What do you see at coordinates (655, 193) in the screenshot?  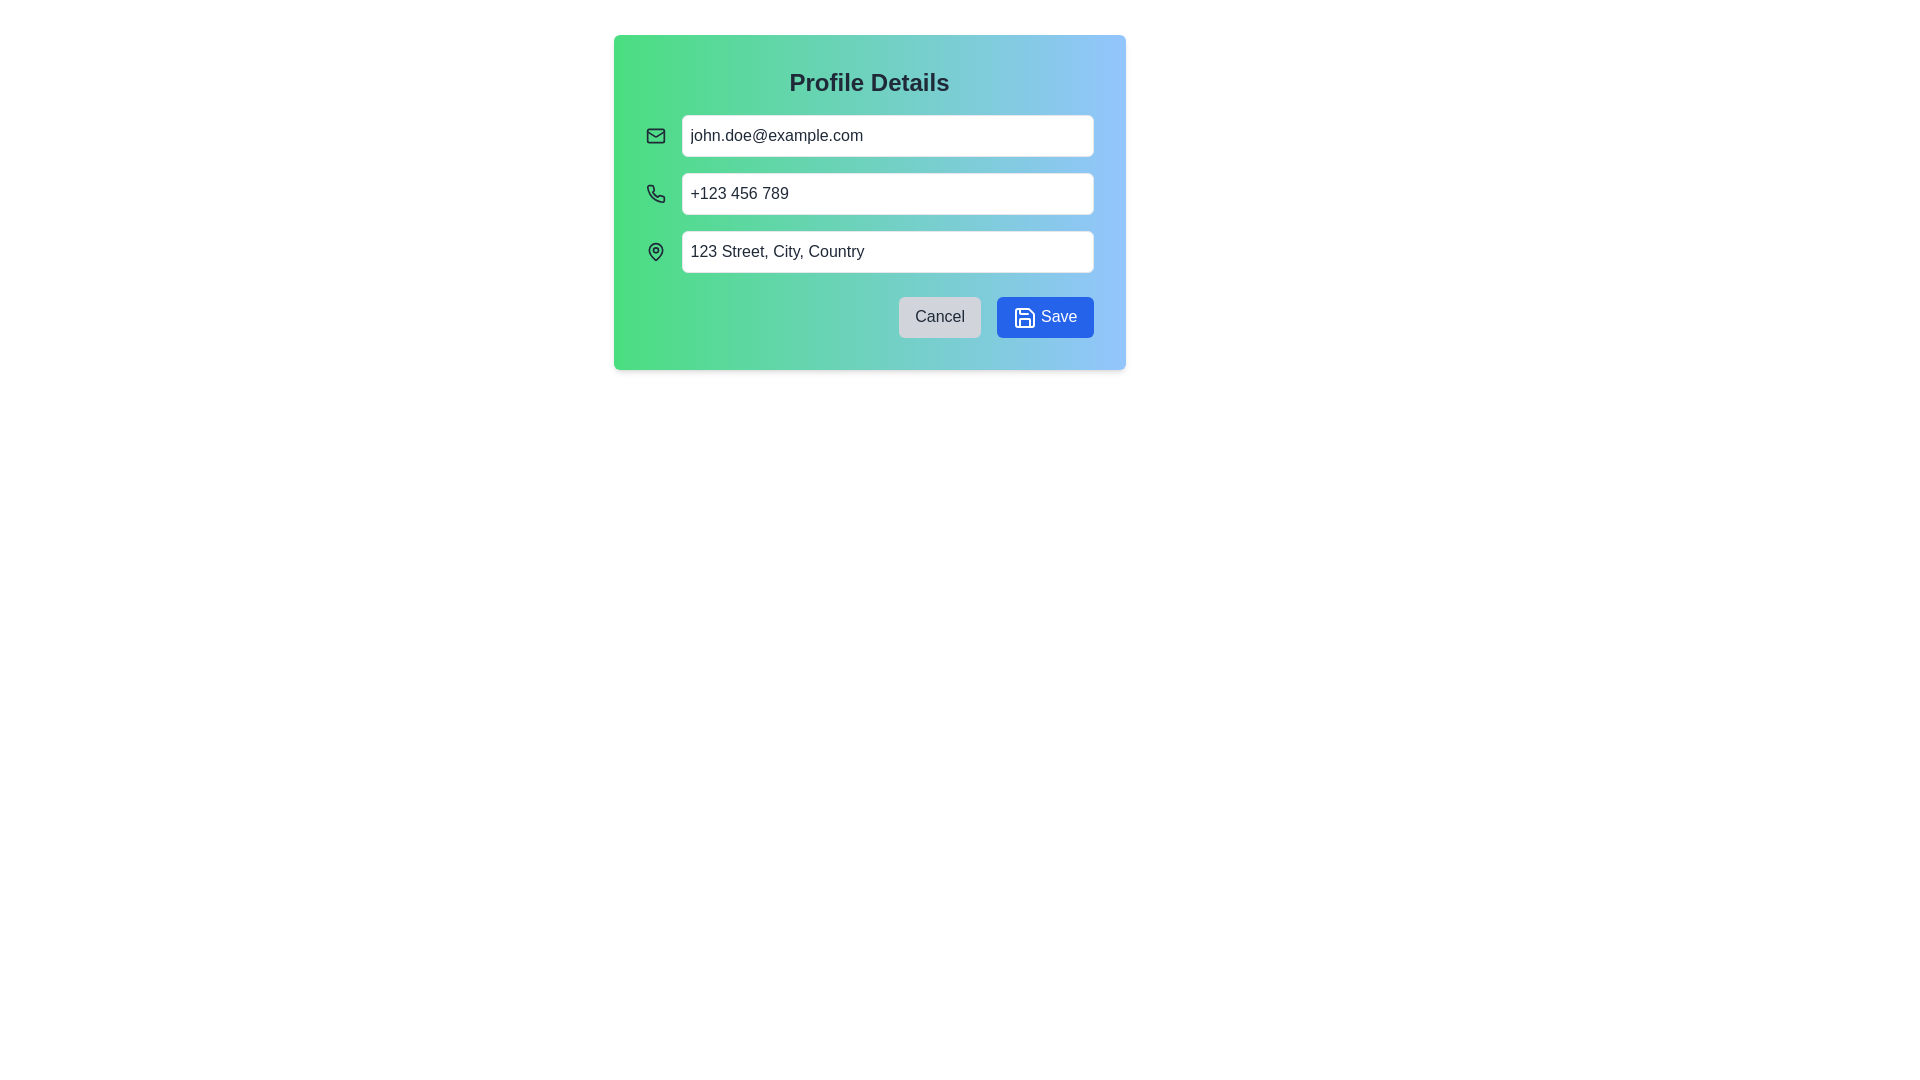 I see `the black outline telephone handset icon located beside the phone number text field in the middle row of the form` at bounding box center [655, 193].